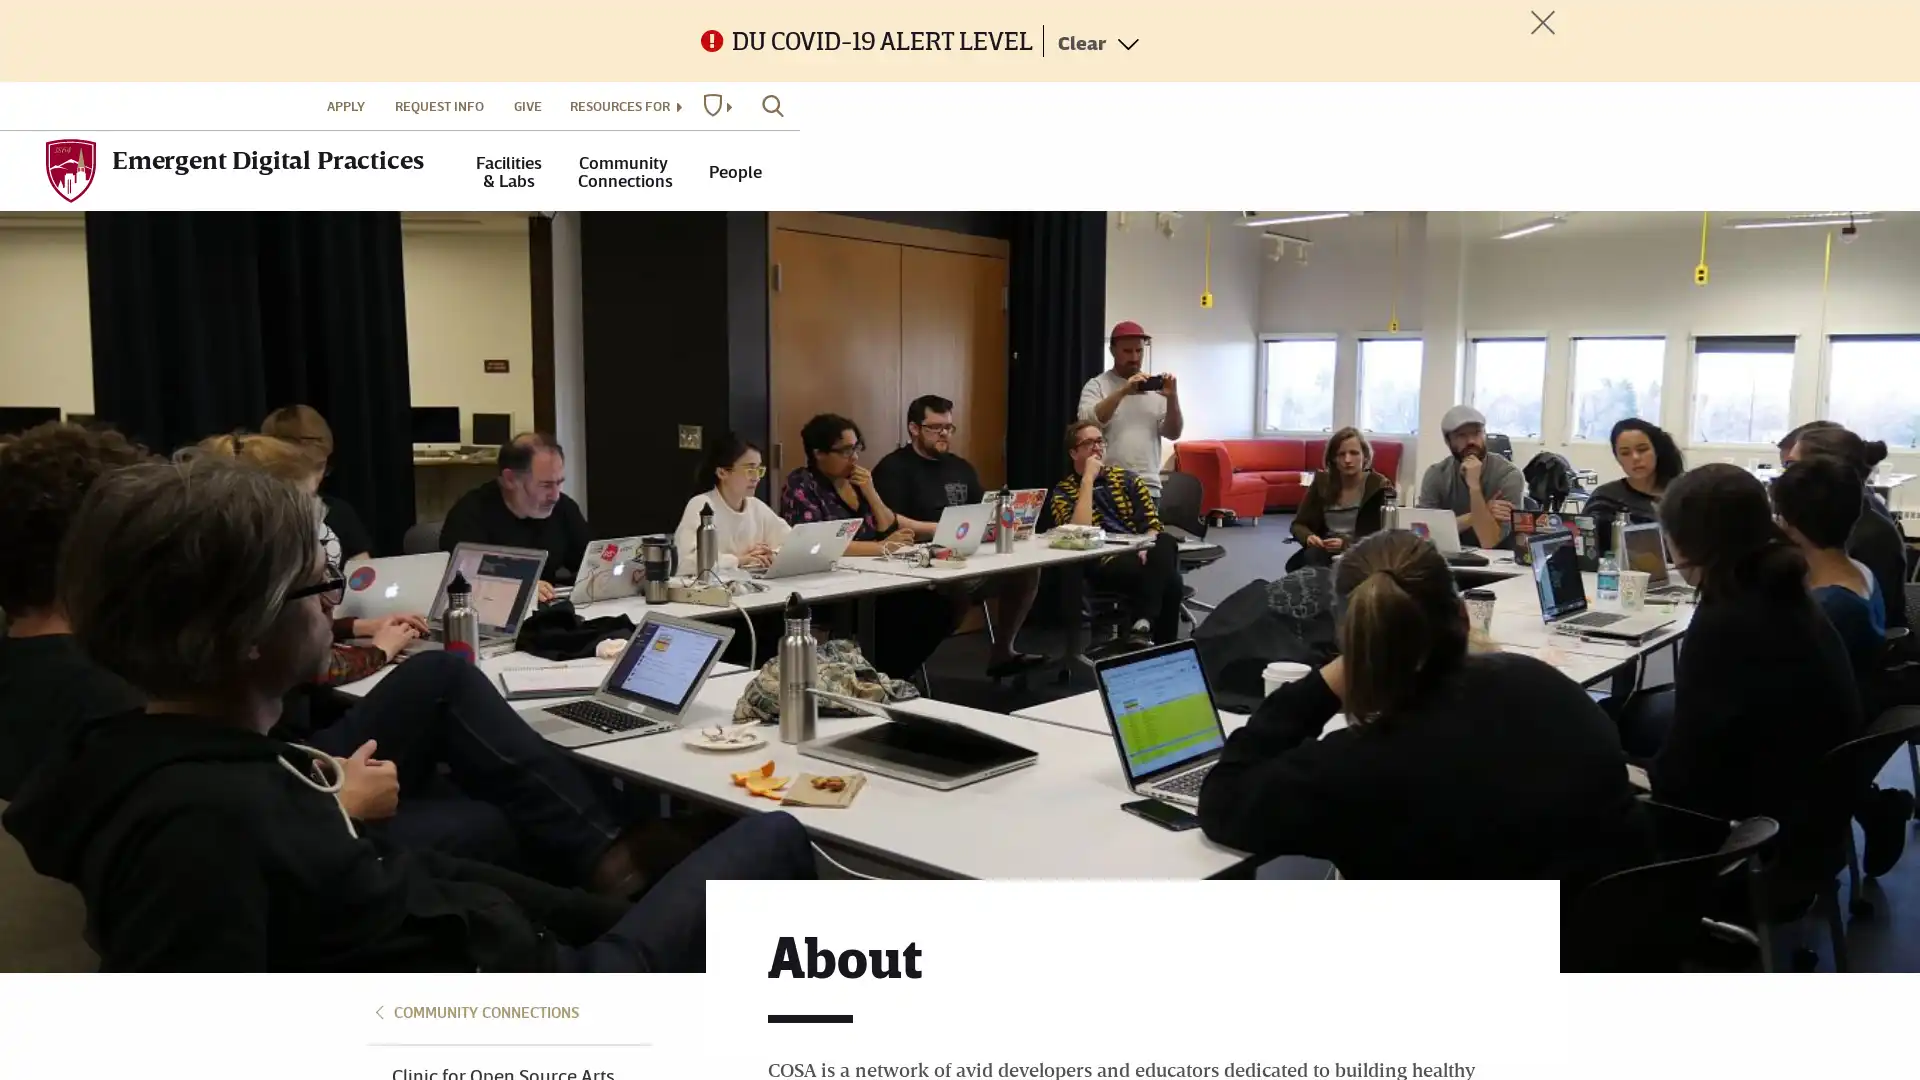  Describe the element at coordinates (1199, 105) in the screenshot. I see `REQUEST INFO` at that location.